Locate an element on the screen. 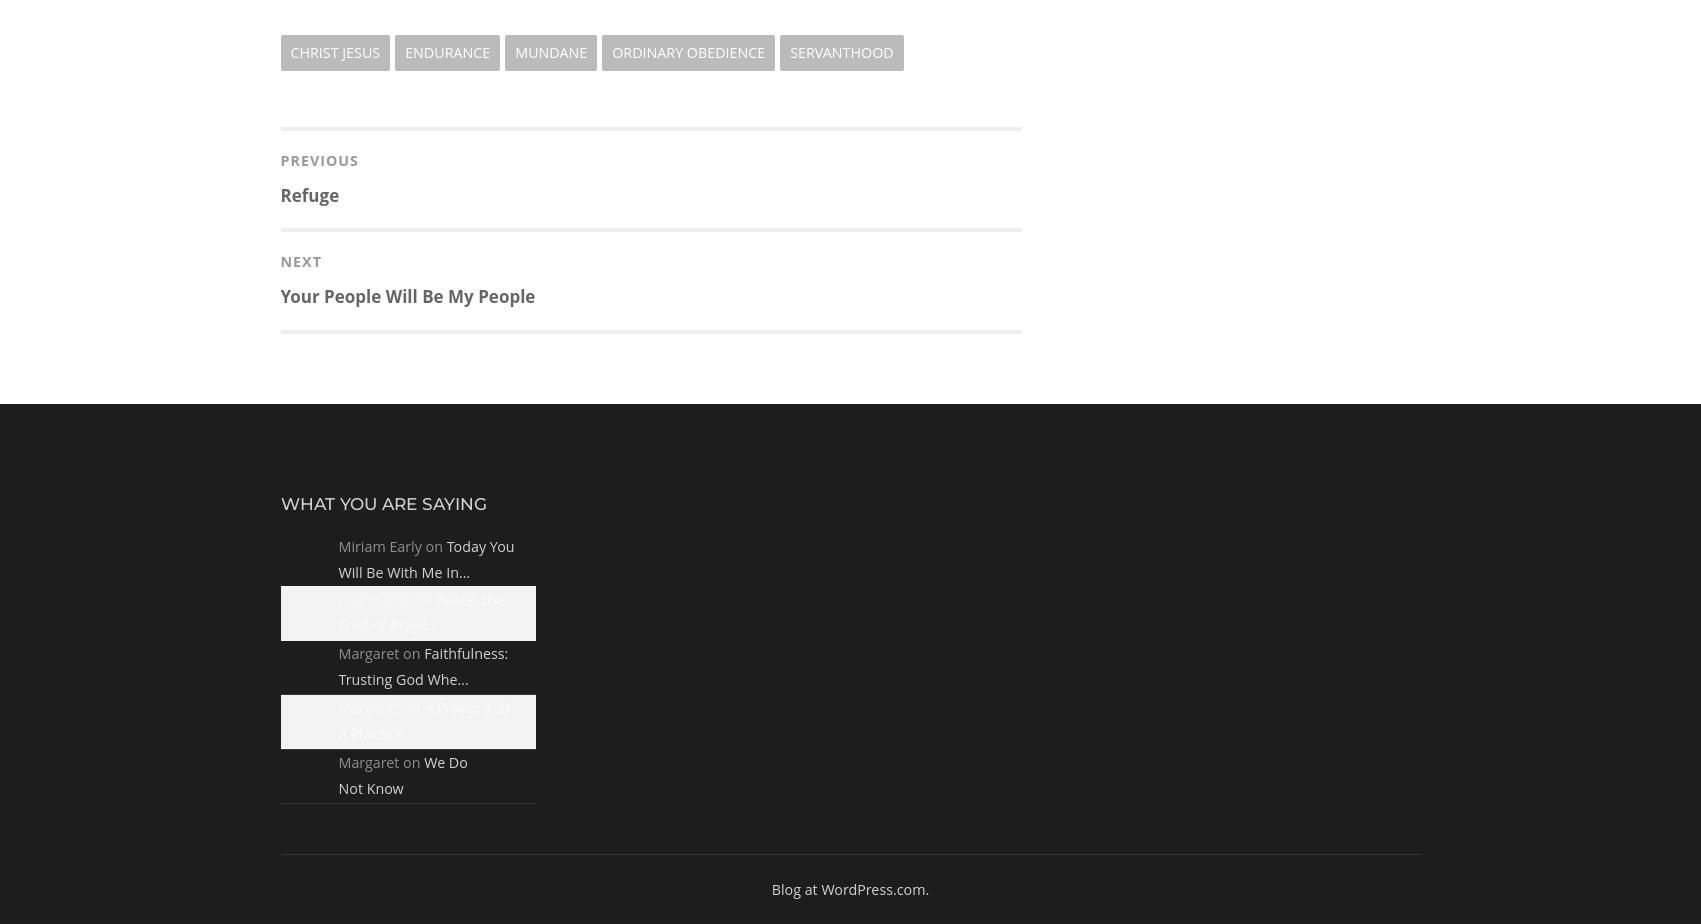  'Refuge' is located at coordinates (309, 194).